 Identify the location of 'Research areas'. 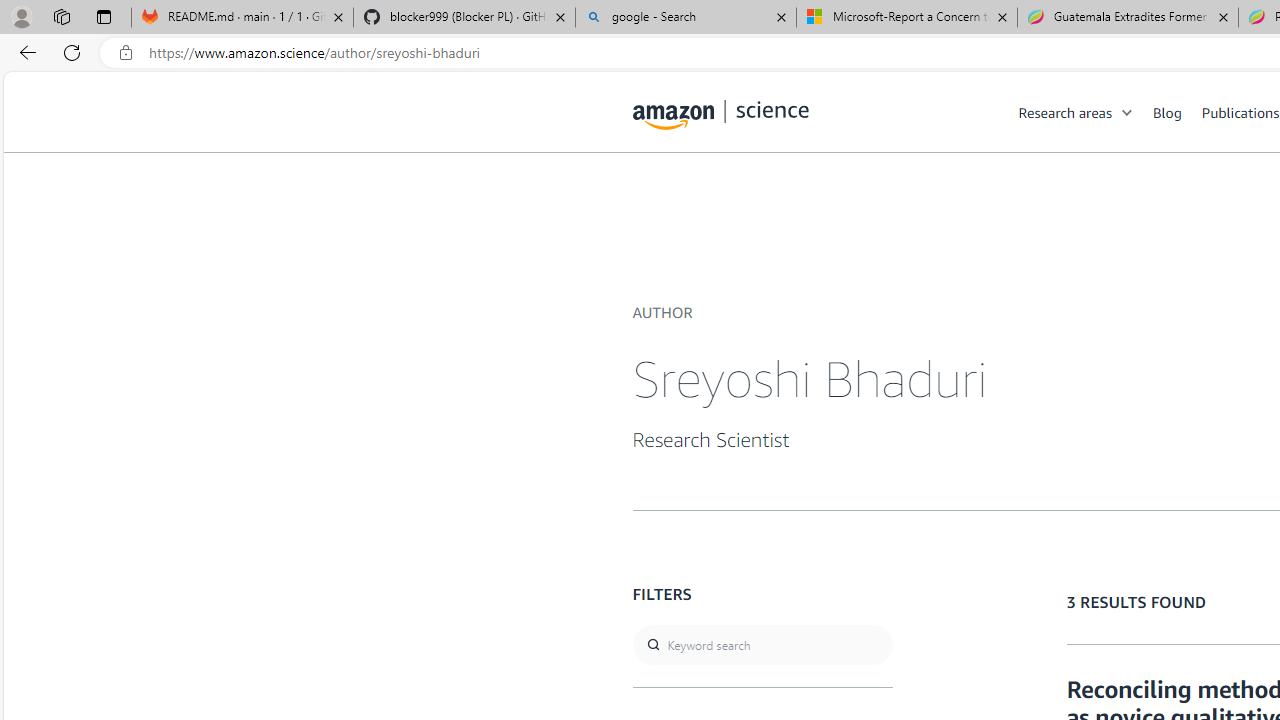
(1085, 111).